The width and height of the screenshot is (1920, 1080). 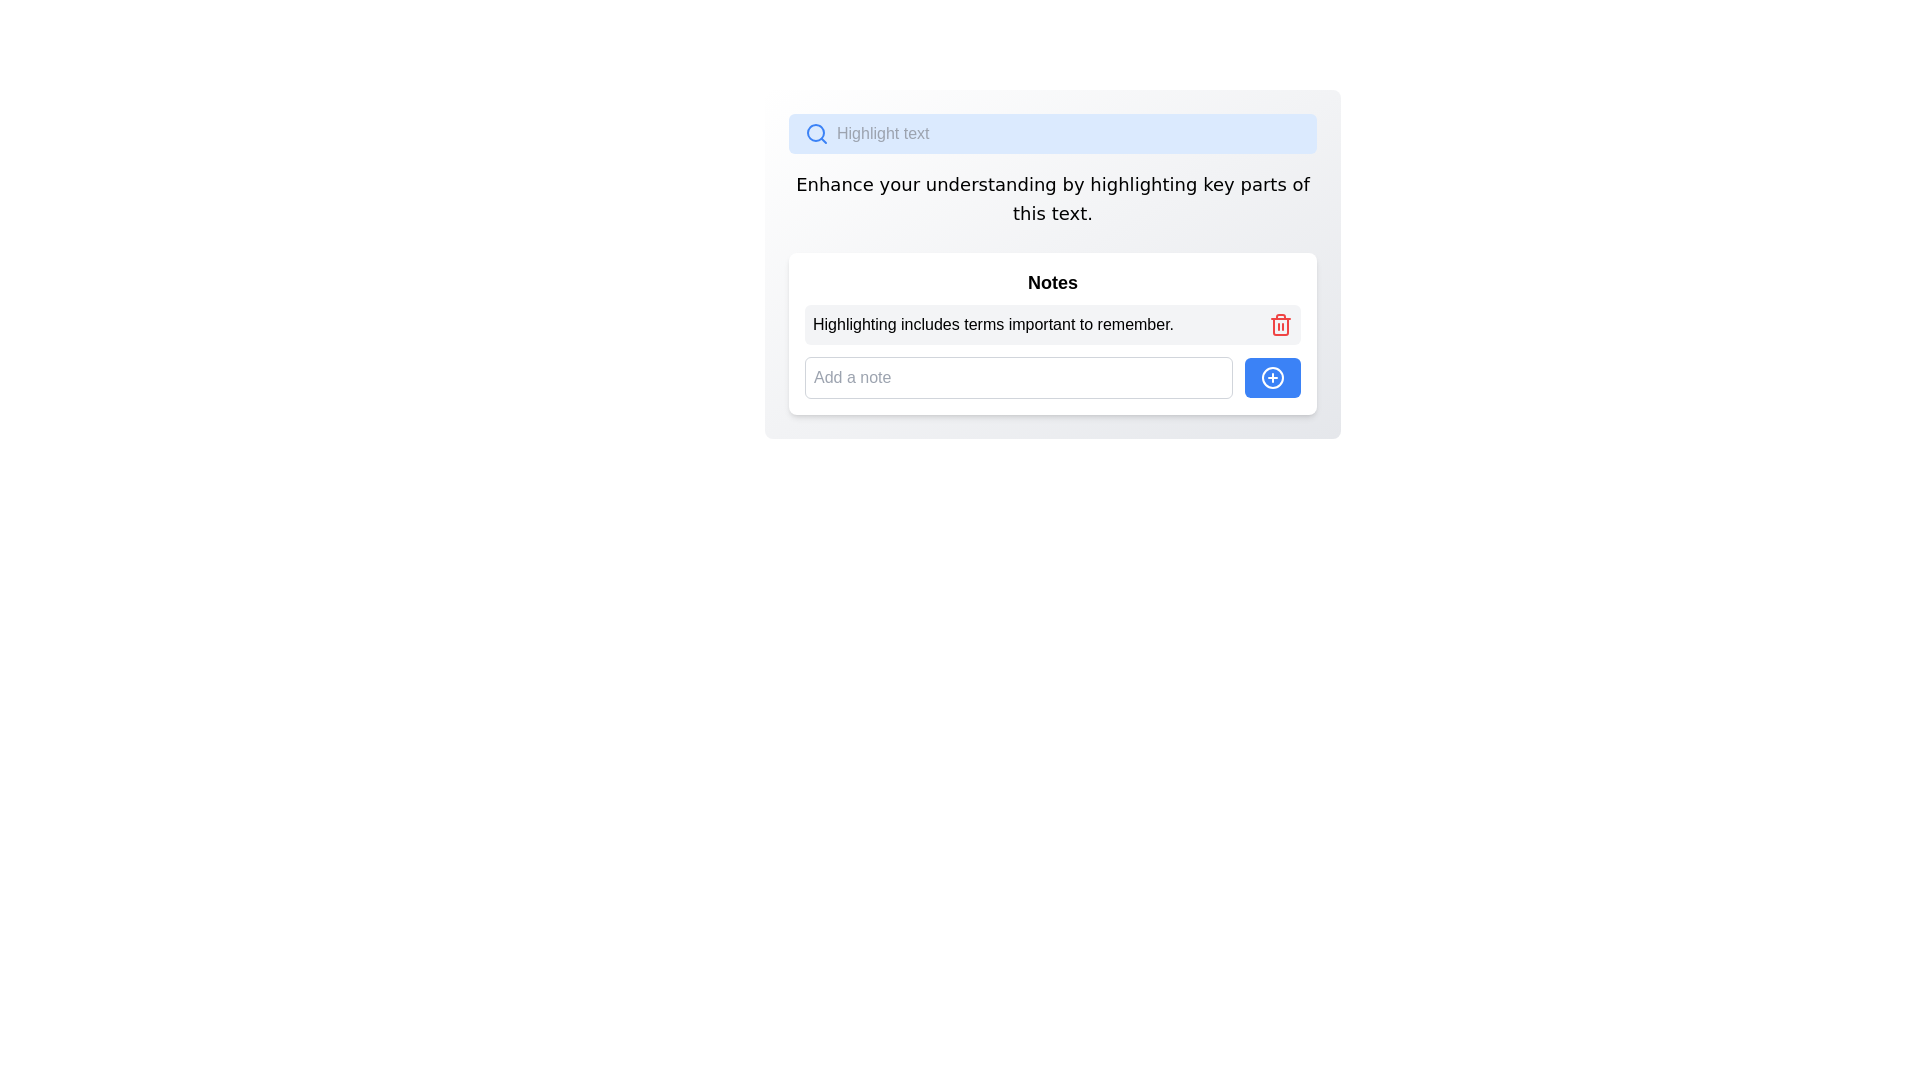 What do you see at coordinates (1067, 184) in the screenshot?
I see `the character 'b' which is the 54th character in the text line 'Enhance your understanding by highlighting key parts of this text.'` at bounding box center [1067, 184].